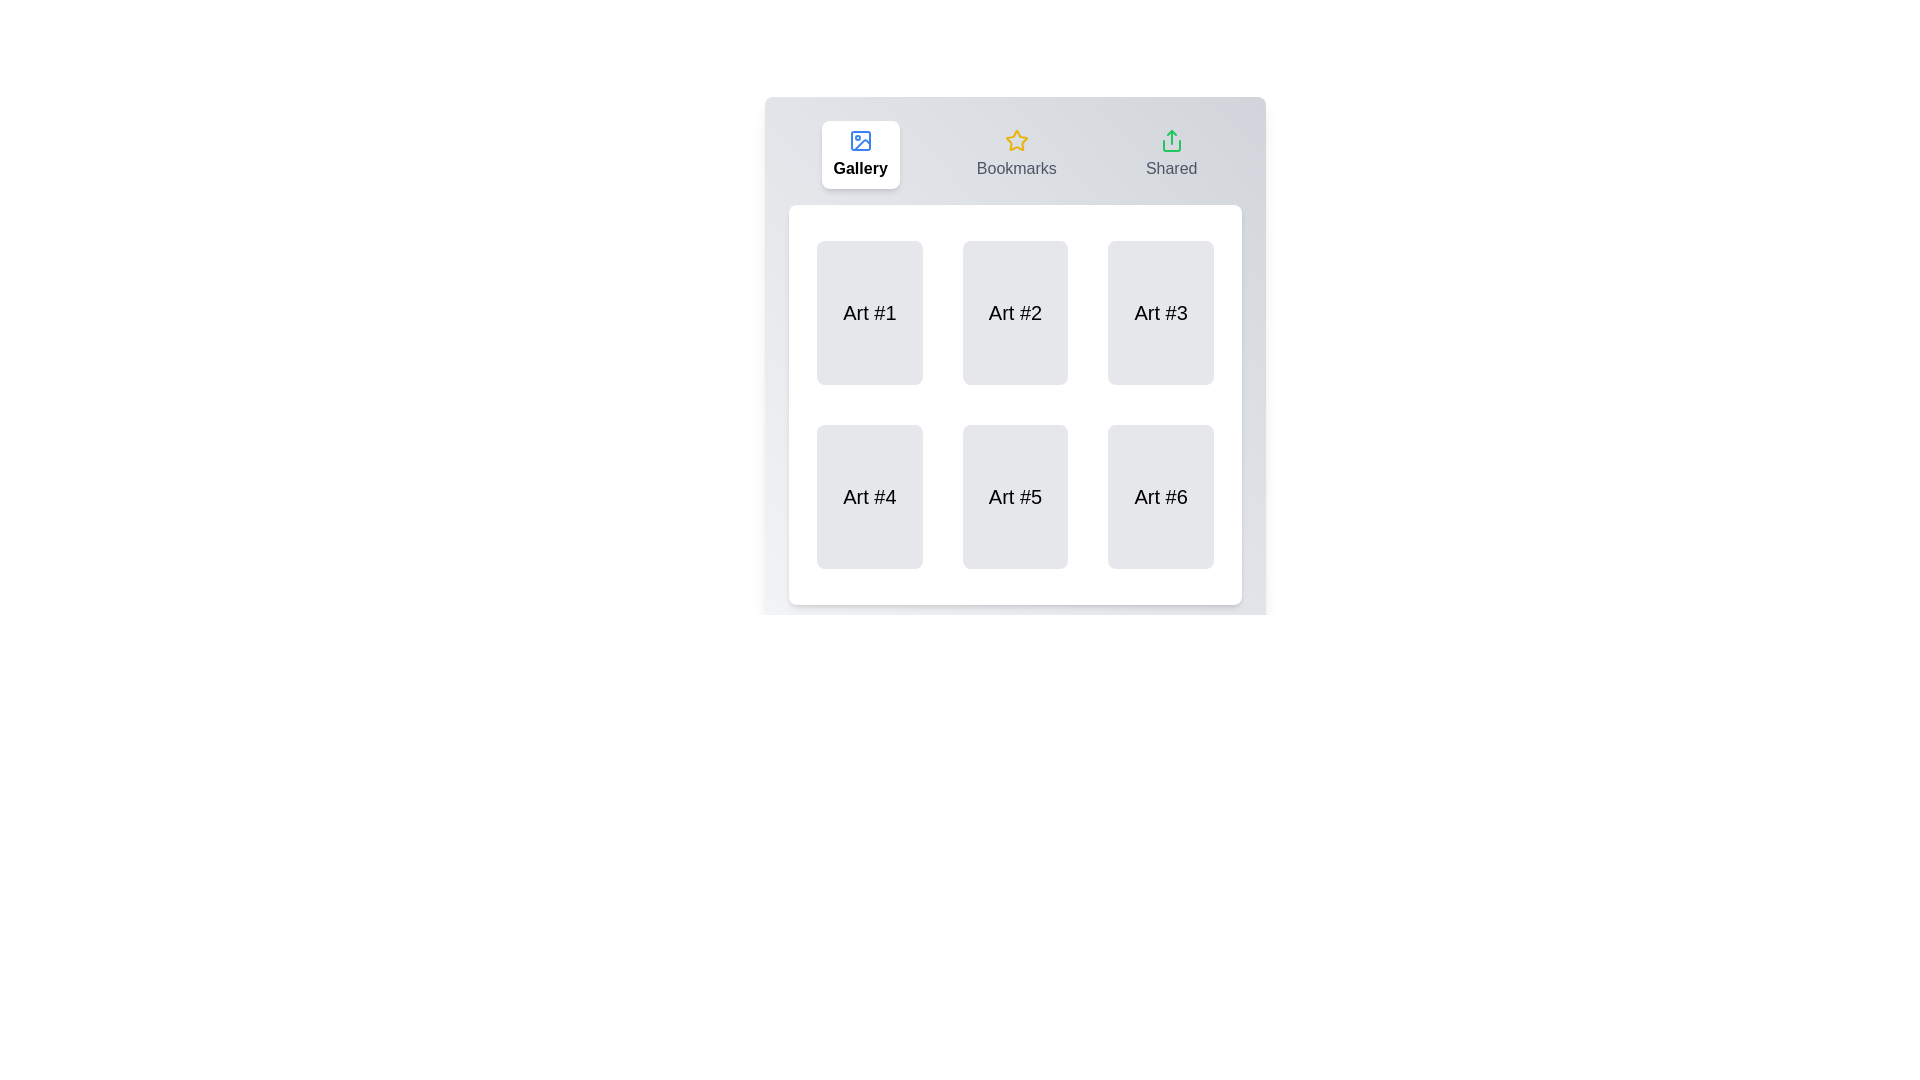 The width and height of the screenshot is (1920, 1080). I want to click on the Shared tab label to interact, so click(1171, 153).